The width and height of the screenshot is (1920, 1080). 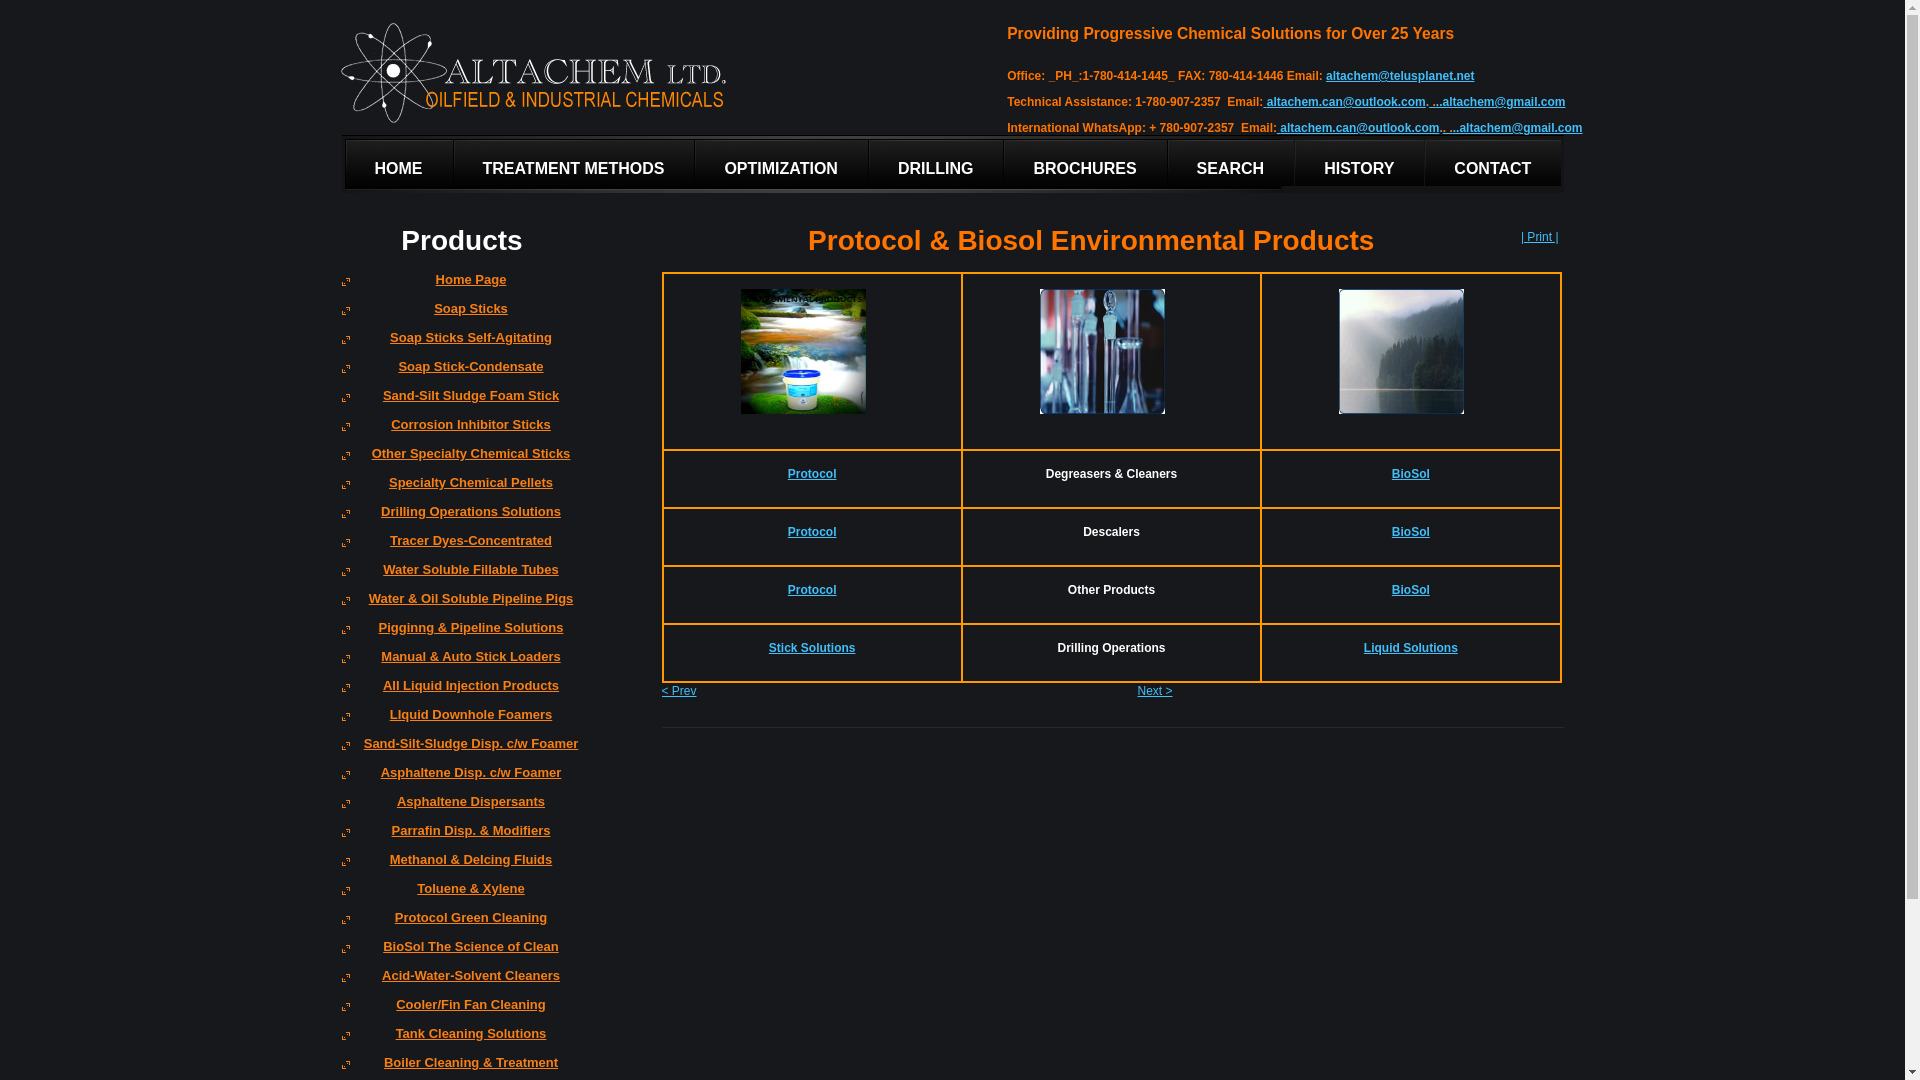 What do you see at coordinates (1517, 127) in the screenshot?
I see `'..altachem@gmail.com'` at bounding box center [1517, 127].